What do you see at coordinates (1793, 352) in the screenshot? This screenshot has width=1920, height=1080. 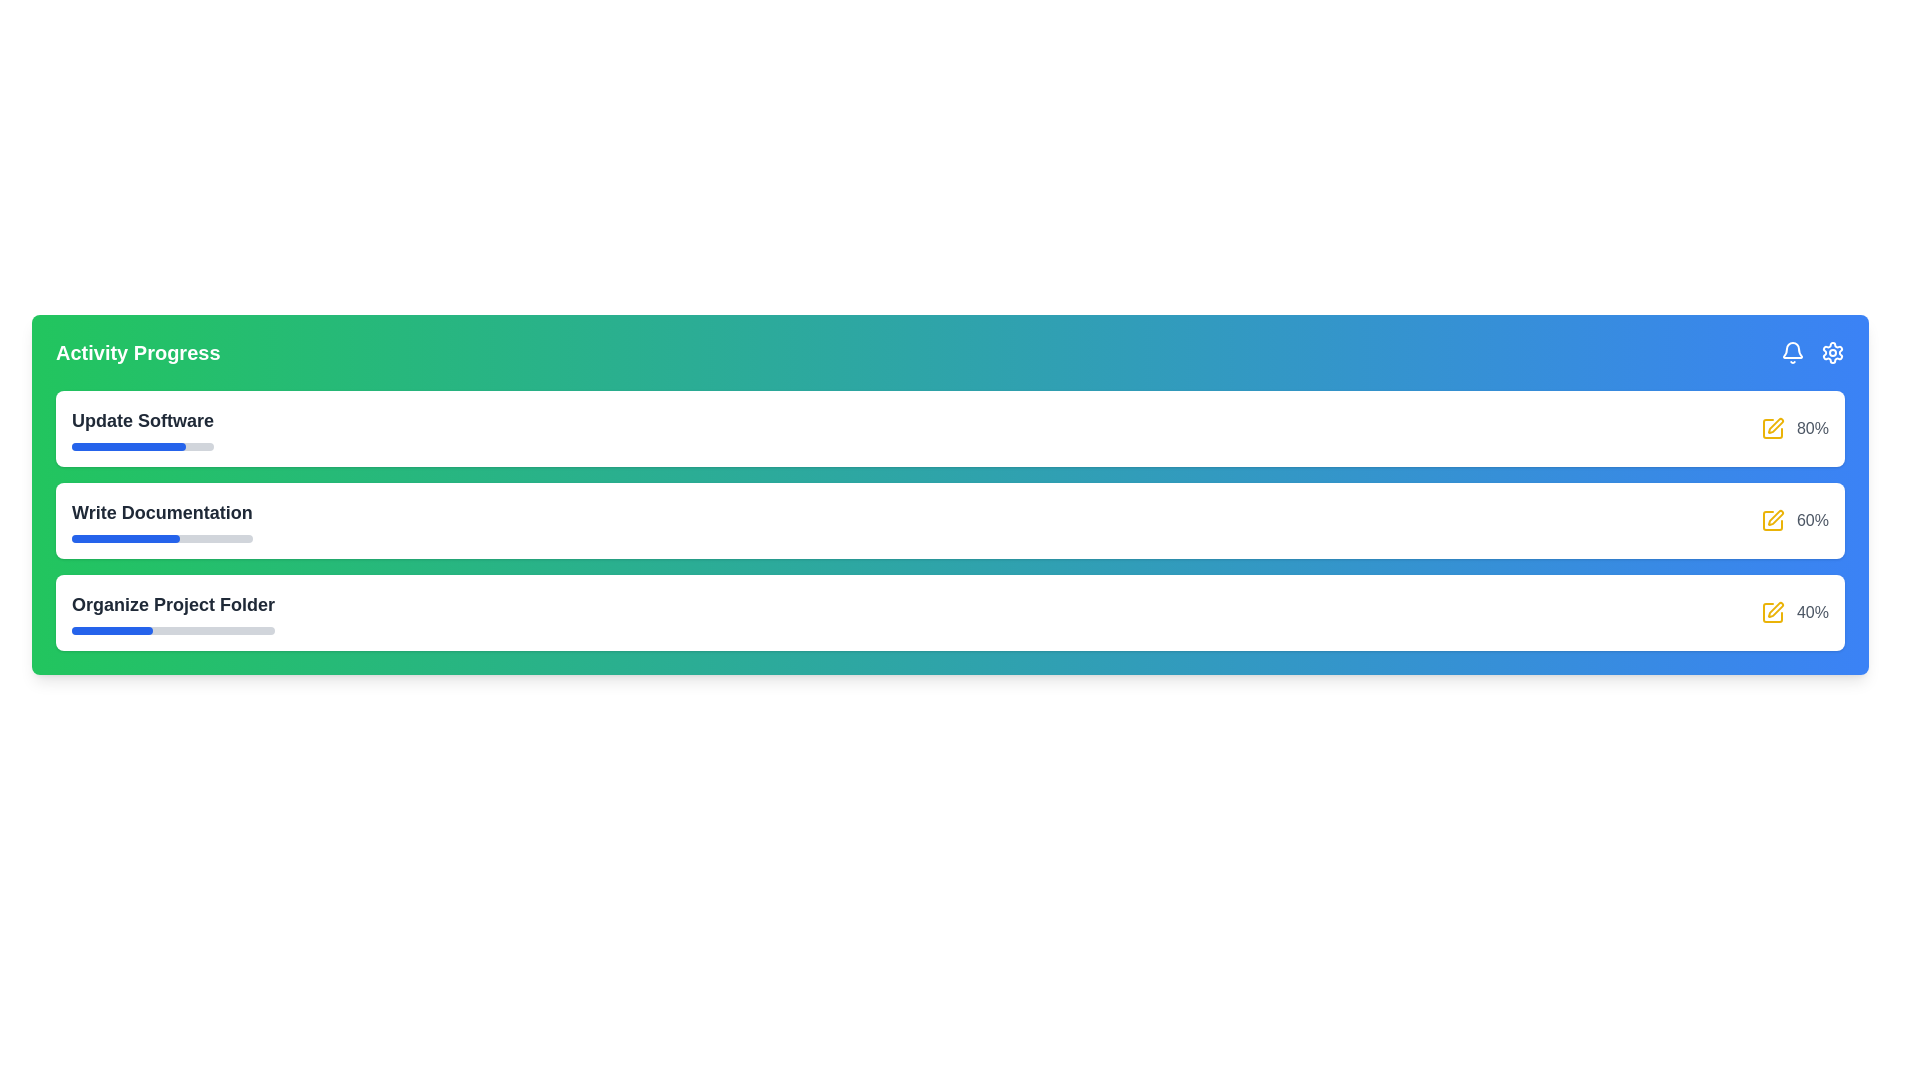 I see `the notification icon located in the top-right corner of the blue header bar` at bounding box center [1793, 352].